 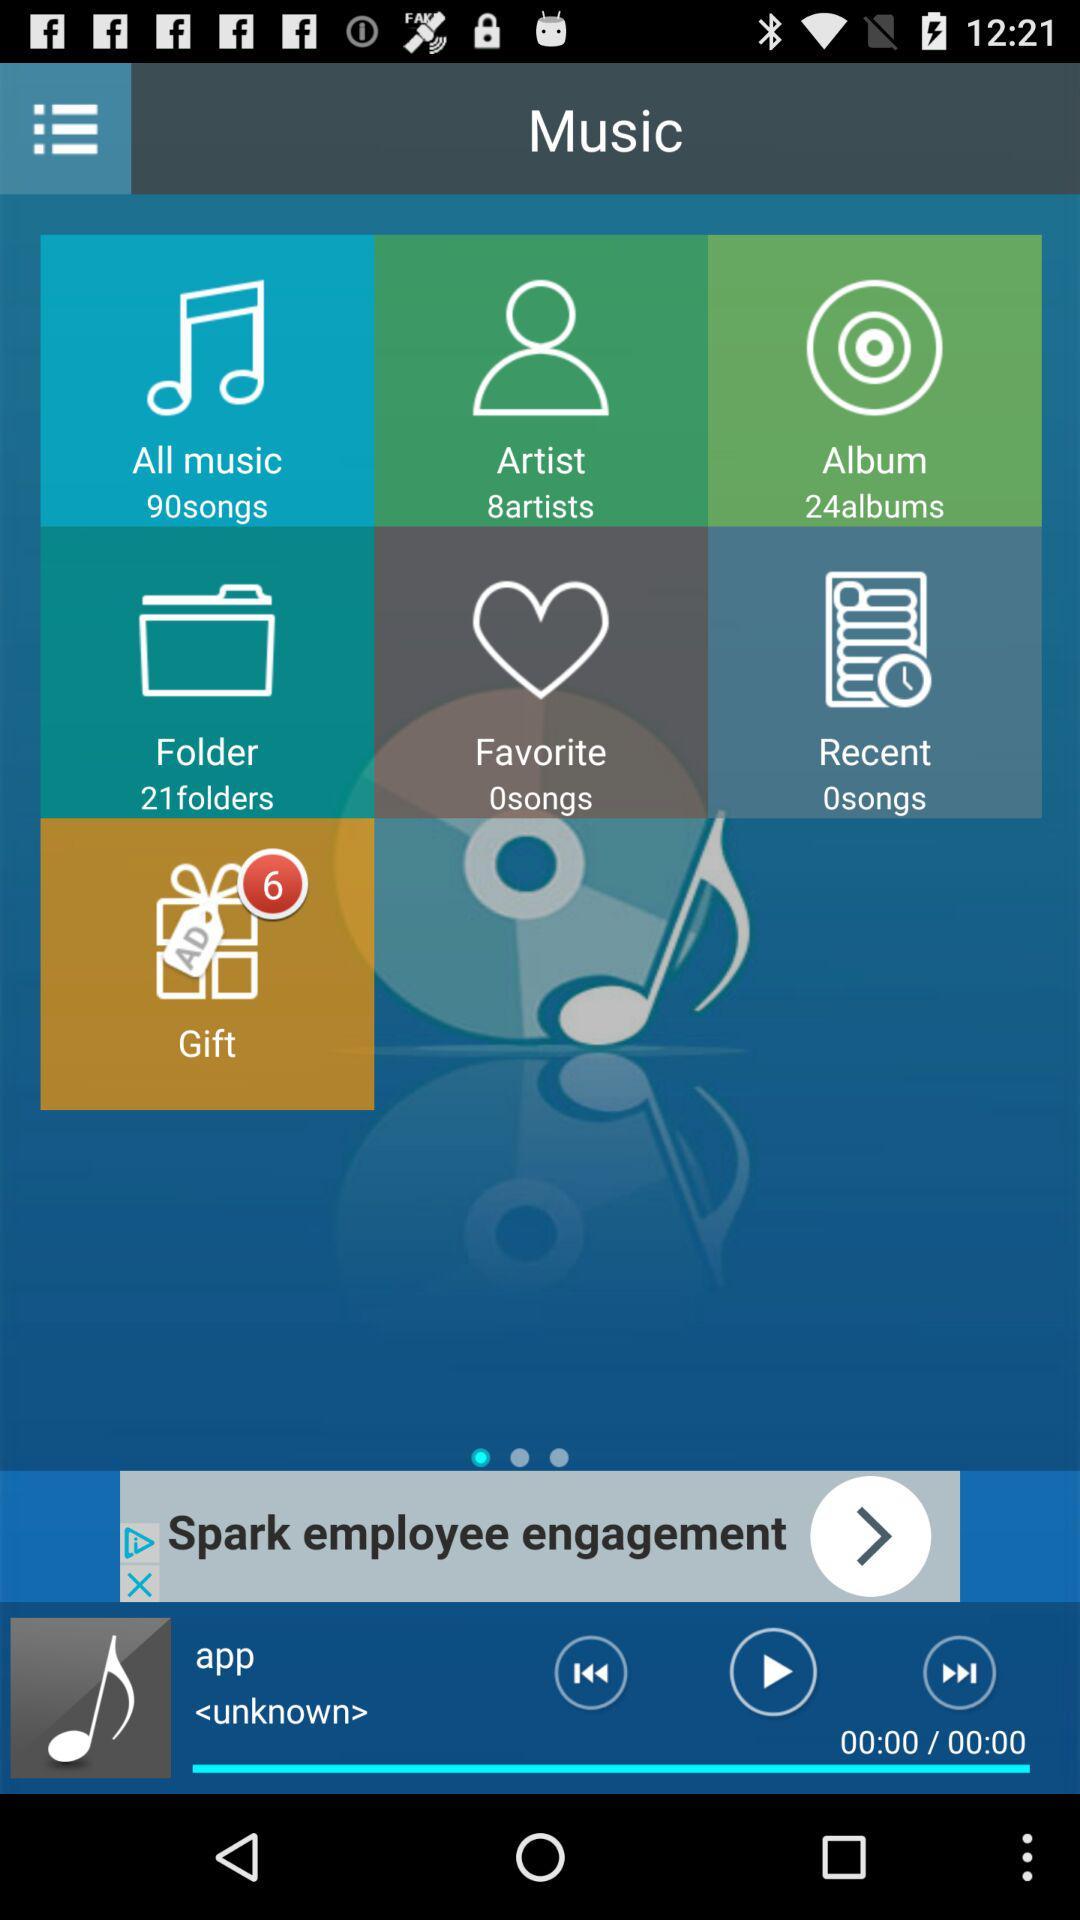 I want to click on the skip_next icon, so click(x=971, y=1799).